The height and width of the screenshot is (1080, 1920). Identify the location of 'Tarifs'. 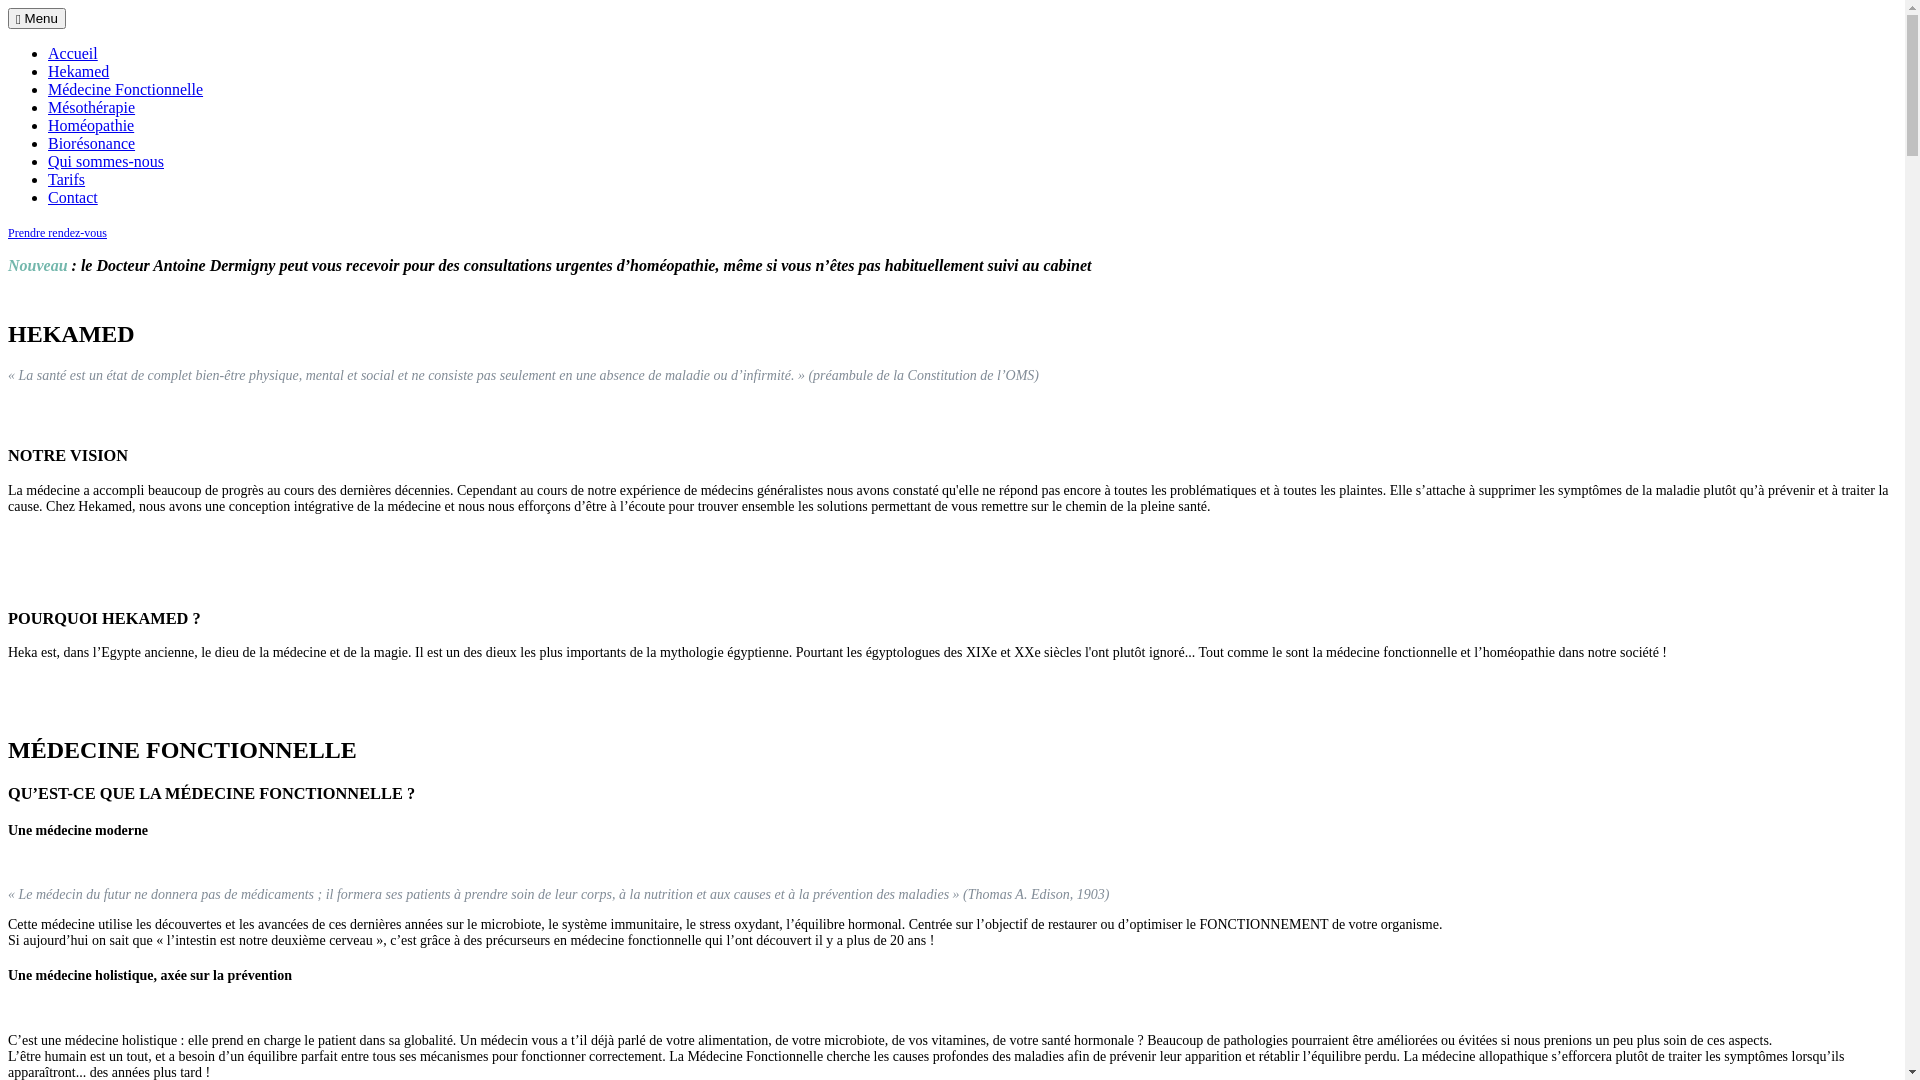
(66, 178).